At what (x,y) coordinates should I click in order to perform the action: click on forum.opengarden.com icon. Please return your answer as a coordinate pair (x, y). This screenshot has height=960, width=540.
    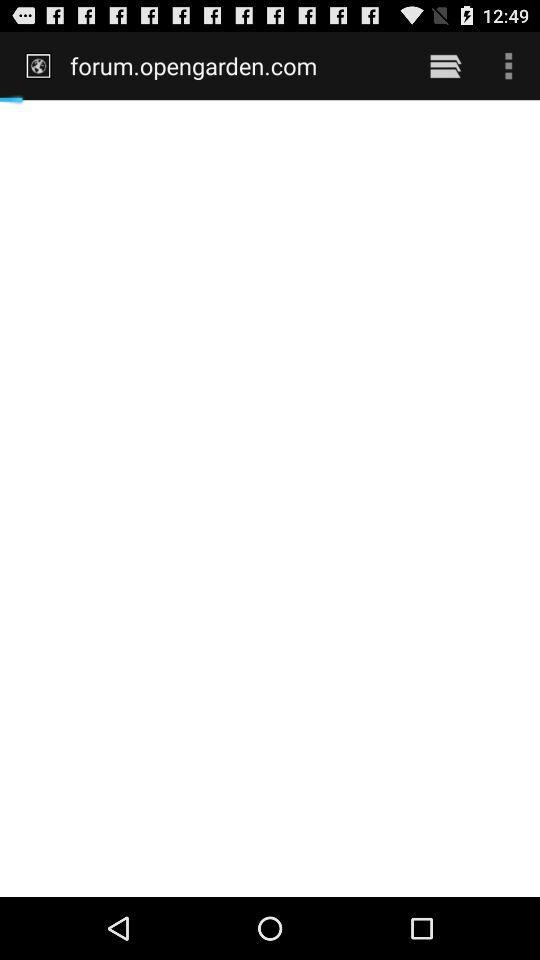
    Looking at the image, I should click on (235, 65).